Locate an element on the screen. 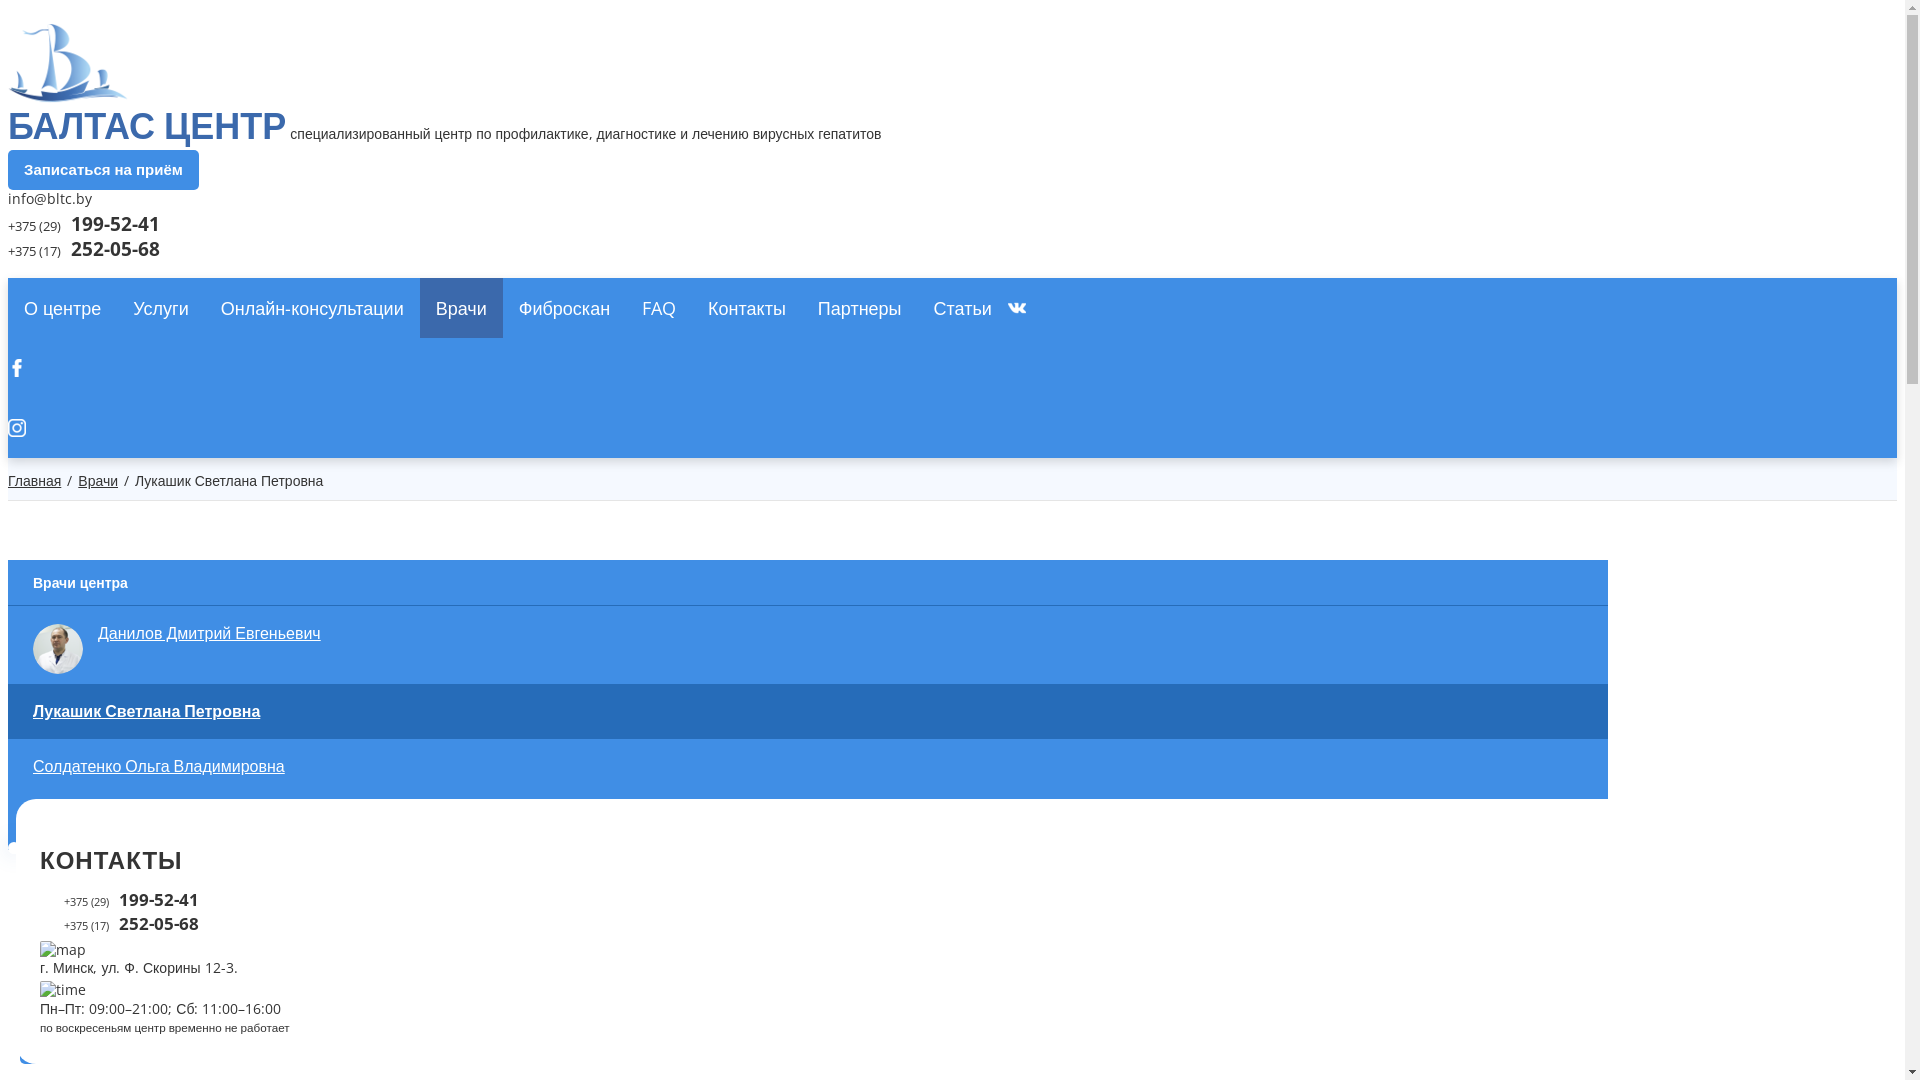 The width and height of the screenshot is (1920, 1080). '+375 (17) 252-05-68' is located at coordinates (118, 924).